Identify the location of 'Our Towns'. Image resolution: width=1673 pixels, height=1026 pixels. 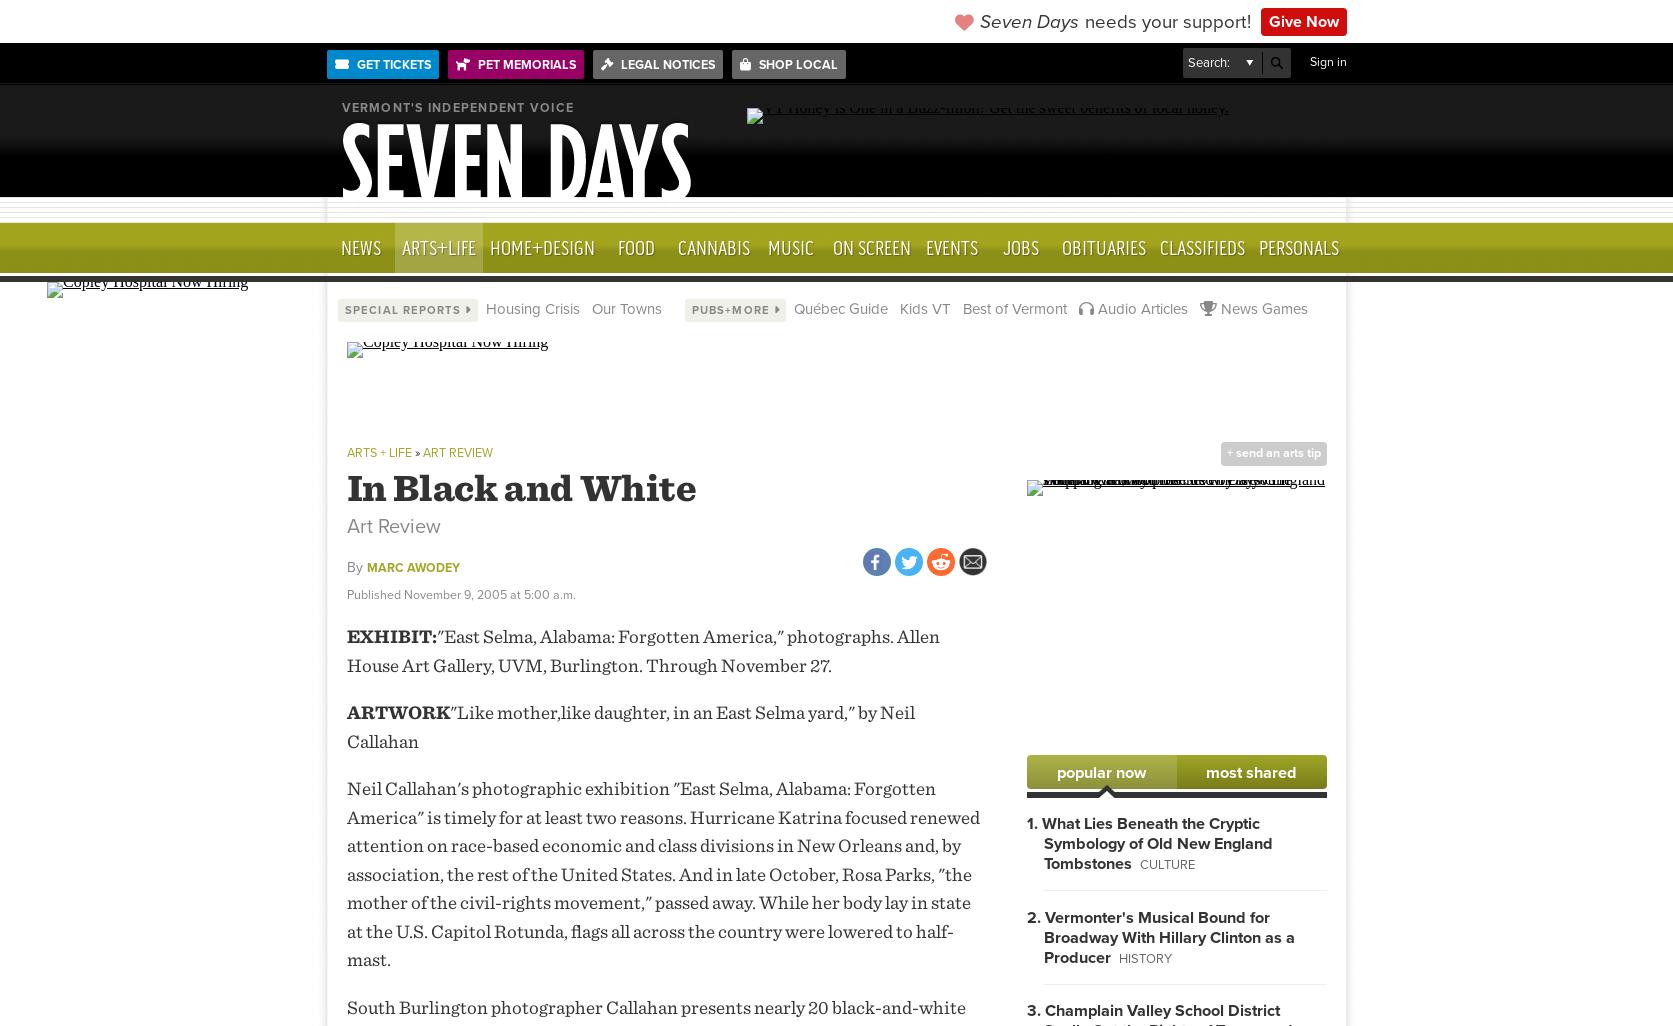
(625, 309).